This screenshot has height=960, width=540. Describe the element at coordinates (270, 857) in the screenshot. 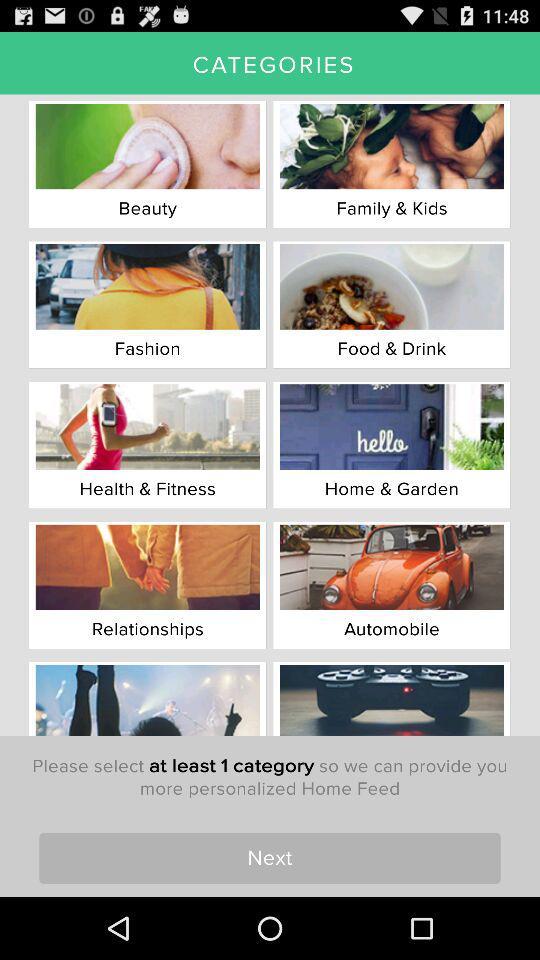

I see `the item below the please select at icon` at that location.